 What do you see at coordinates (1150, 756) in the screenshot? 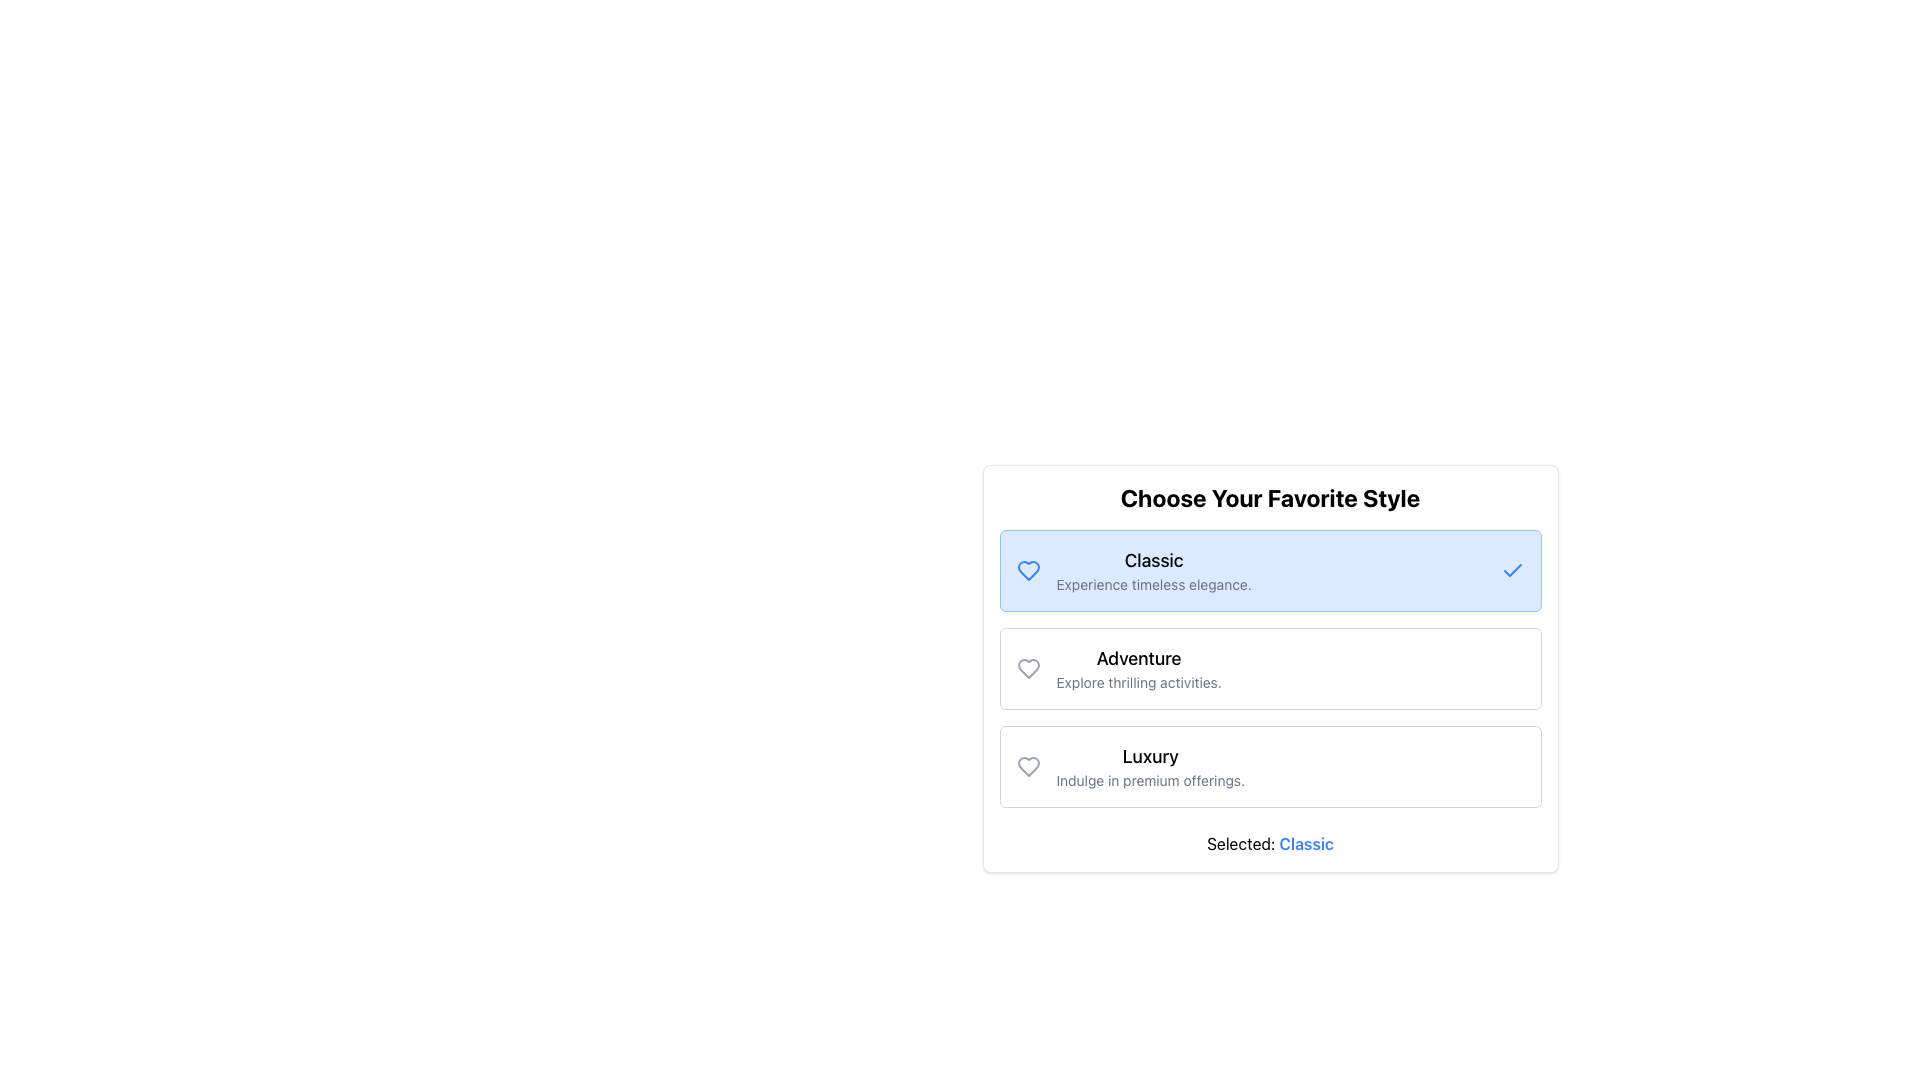
I see `the item category` at bounding box center [1150, 756].